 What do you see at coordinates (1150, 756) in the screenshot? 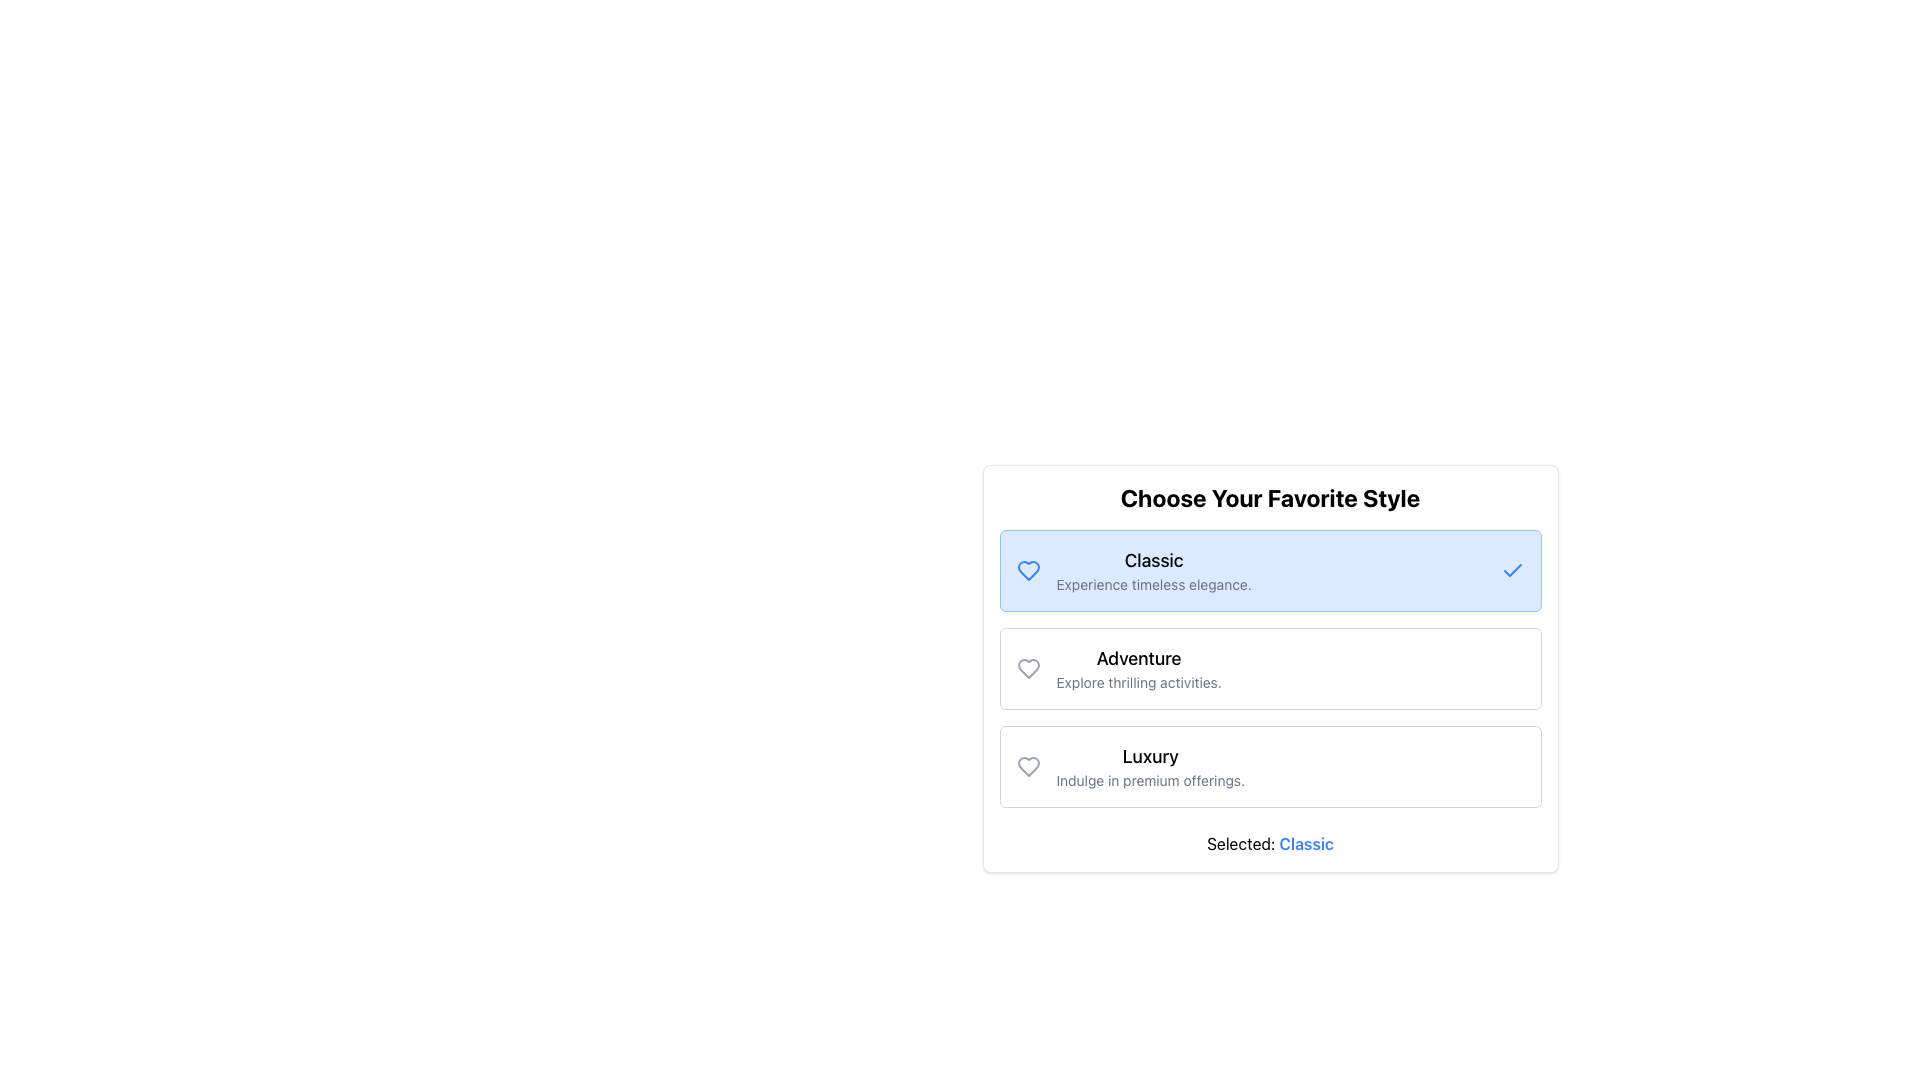
I see `the item category` at bounding box center [1150, 756].